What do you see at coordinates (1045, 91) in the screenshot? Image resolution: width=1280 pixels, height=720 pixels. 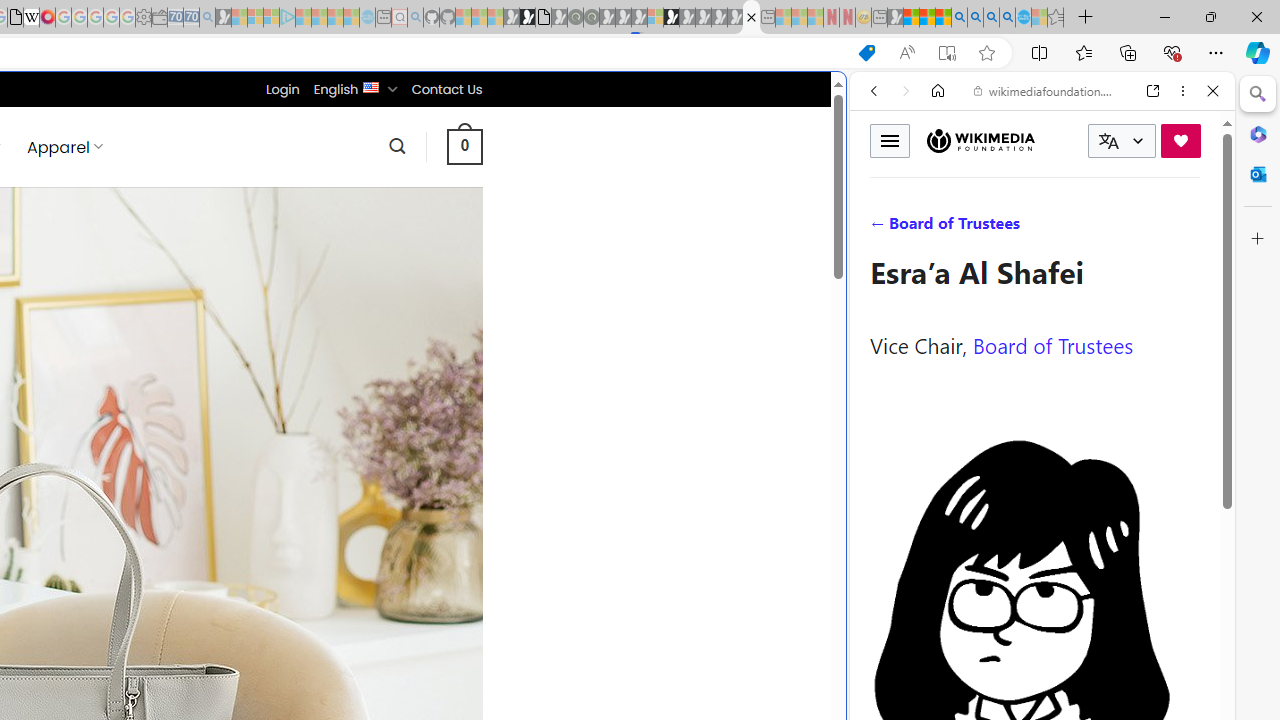 I see `'wikimediafoundation.org'` at bounding box center [1045, 91].